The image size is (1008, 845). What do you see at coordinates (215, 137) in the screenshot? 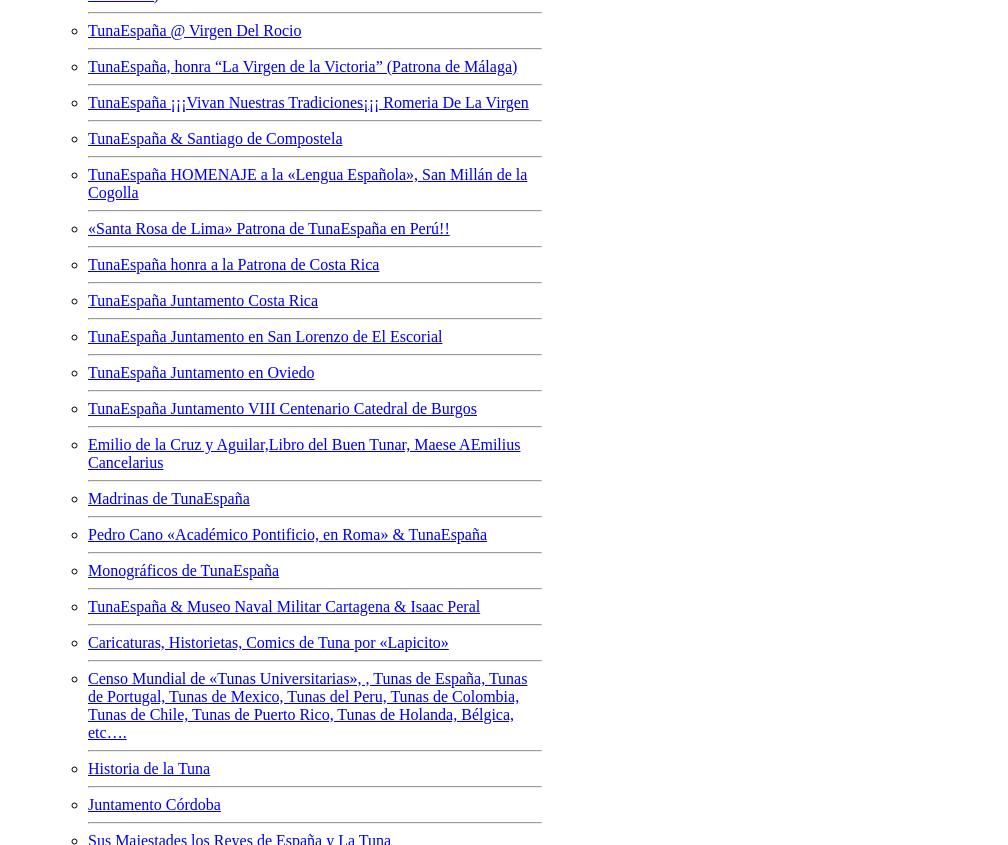
I see `'TunaEspaña & Santiago de Compostela'` at bounding box center [215, 137].